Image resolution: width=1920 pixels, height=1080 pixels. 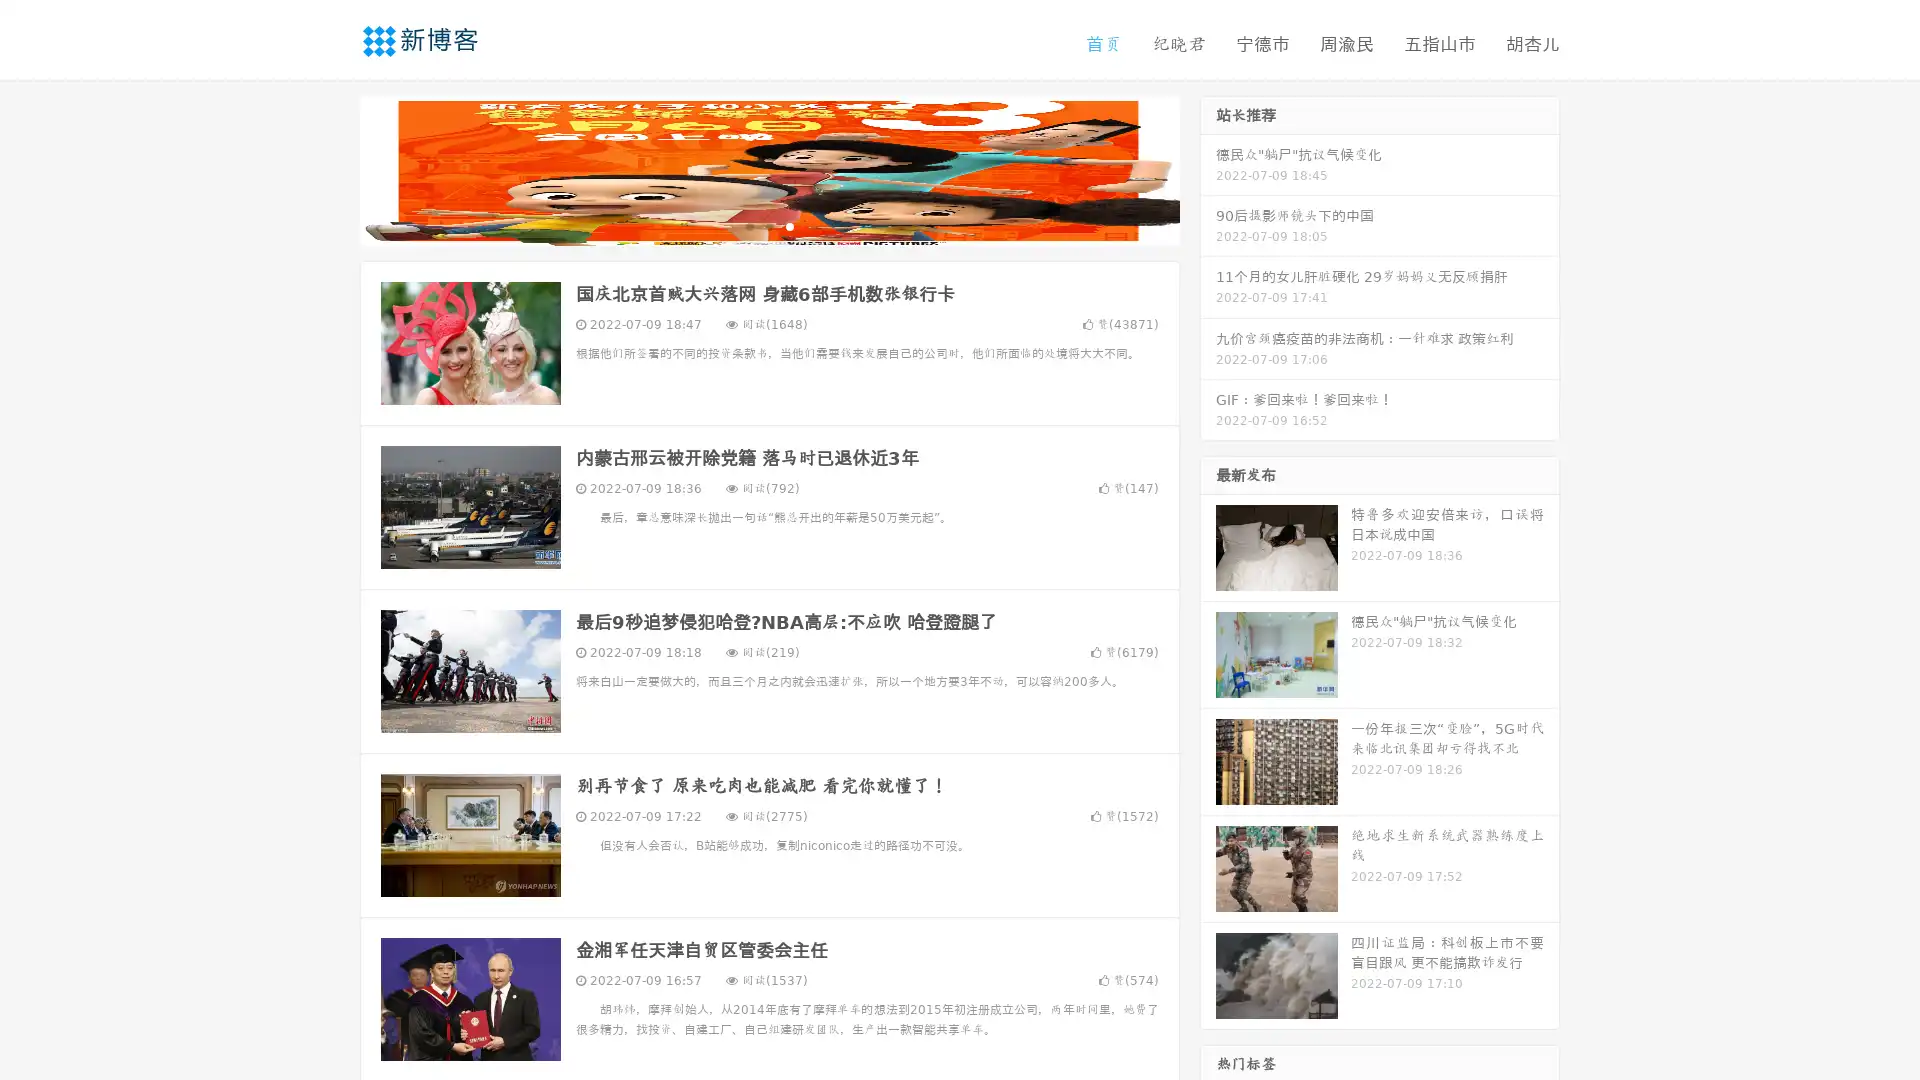 I want to click on Go to slide 2, so click(x=768, y=225).